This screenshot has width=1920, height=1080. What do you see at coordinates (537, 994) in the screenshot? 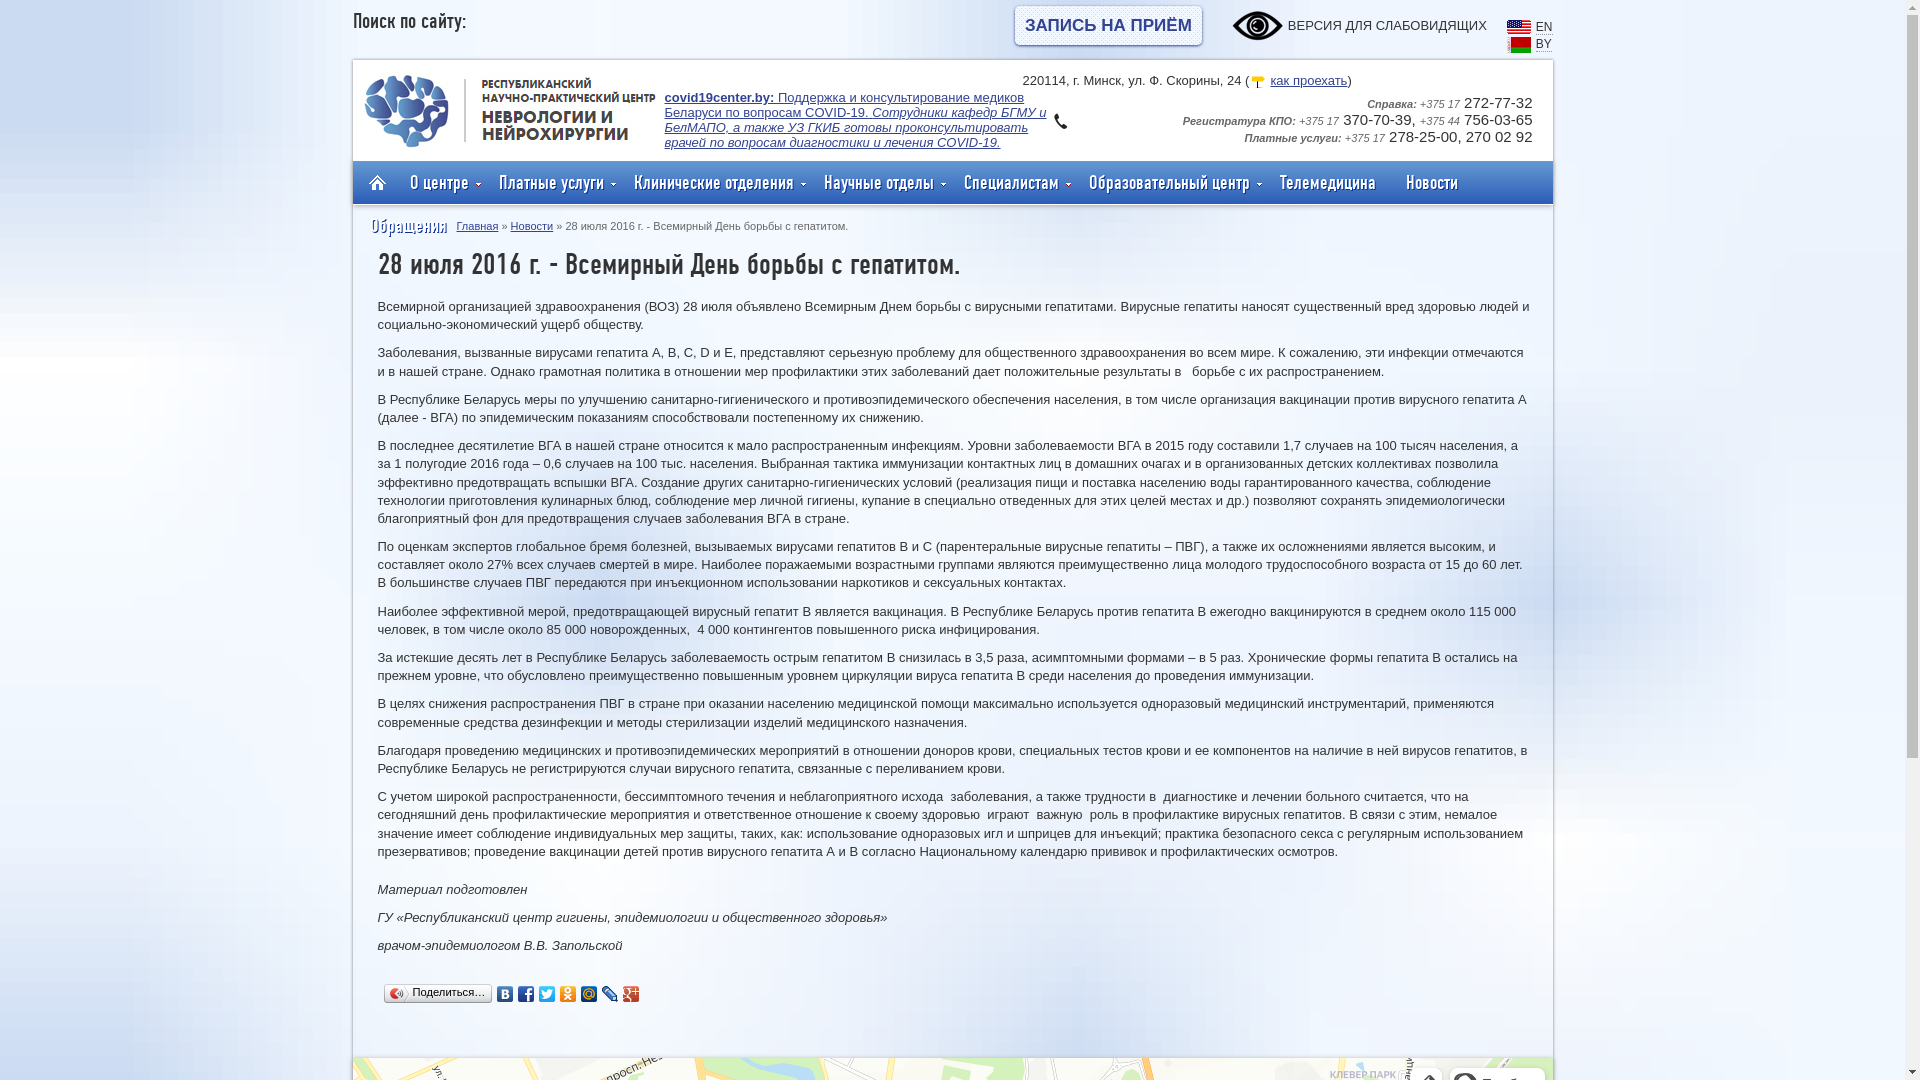
I see `'Twitter'` at bounding box center [537, 994].